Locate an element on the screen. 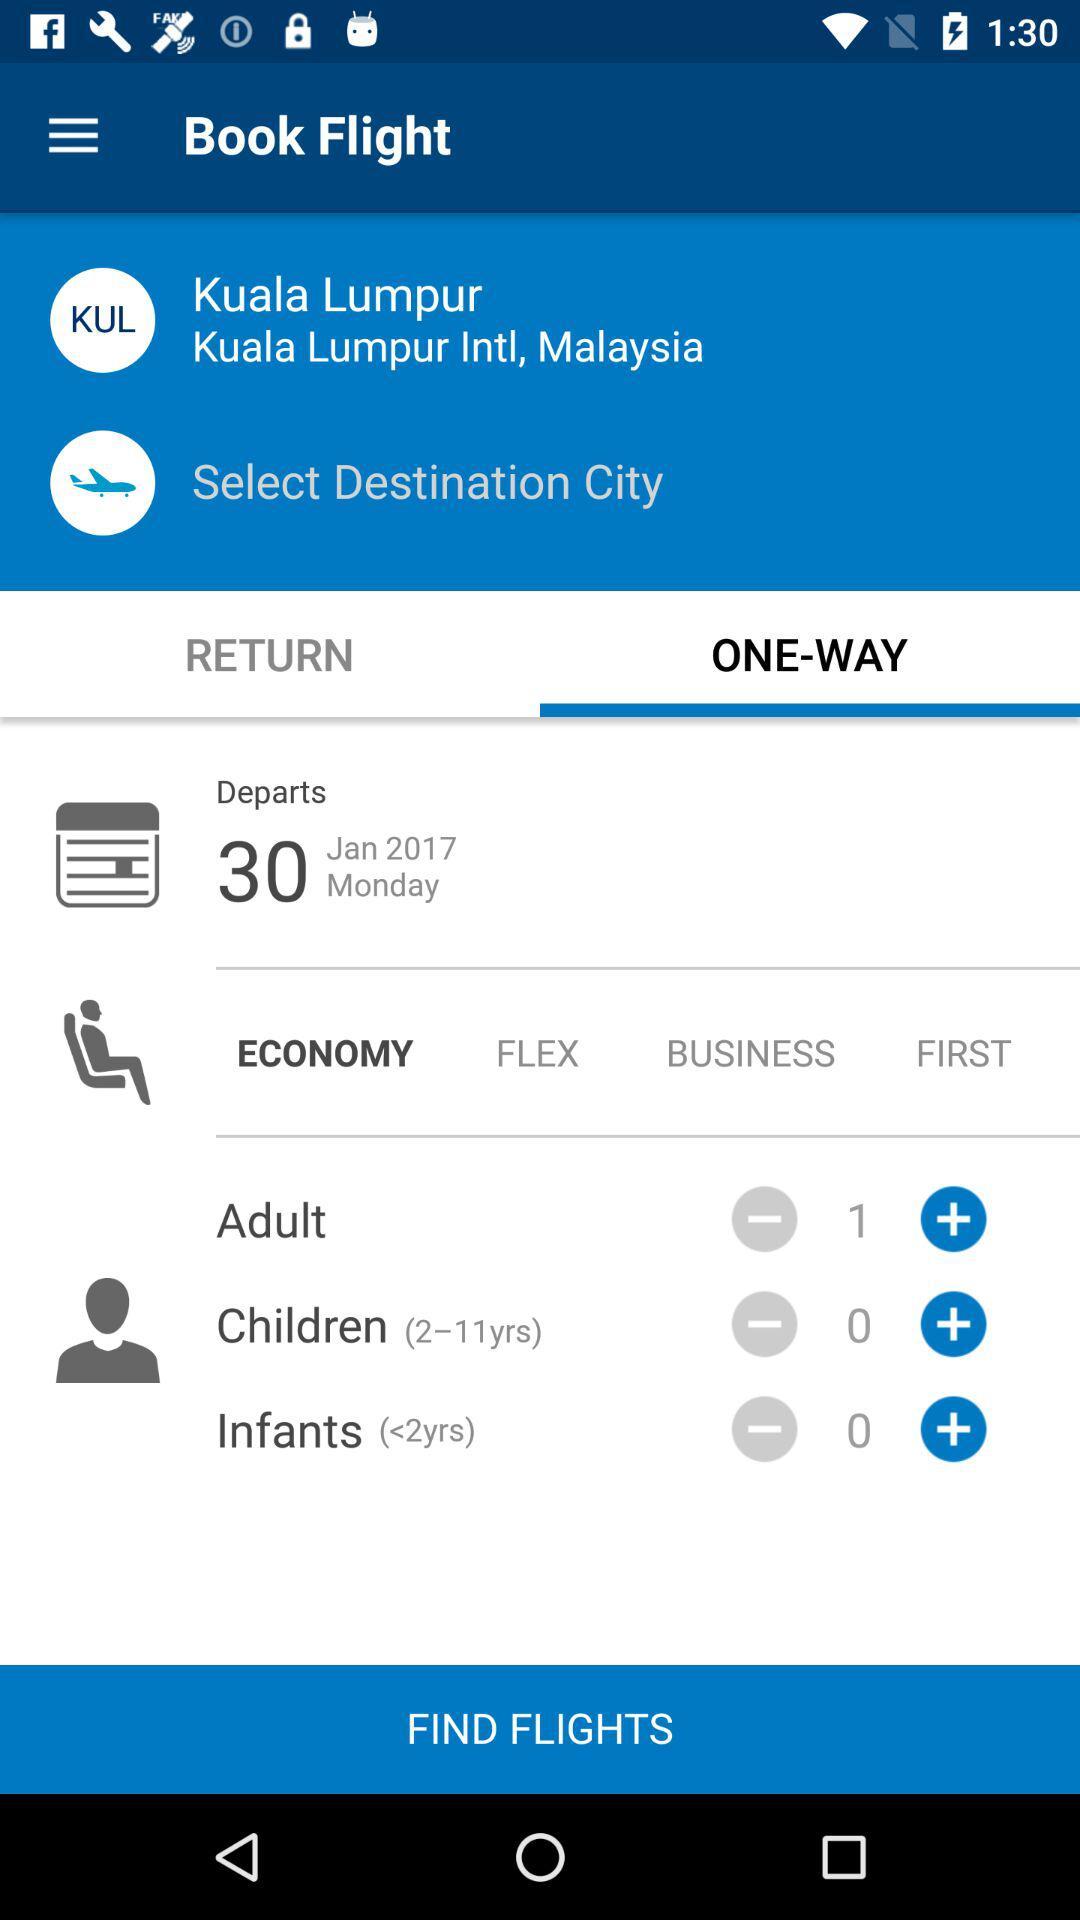 Image resolution: width=1080 pixels, height=1920 pixels. item to the left of flex radio button is located at coordinates (324, 1051).